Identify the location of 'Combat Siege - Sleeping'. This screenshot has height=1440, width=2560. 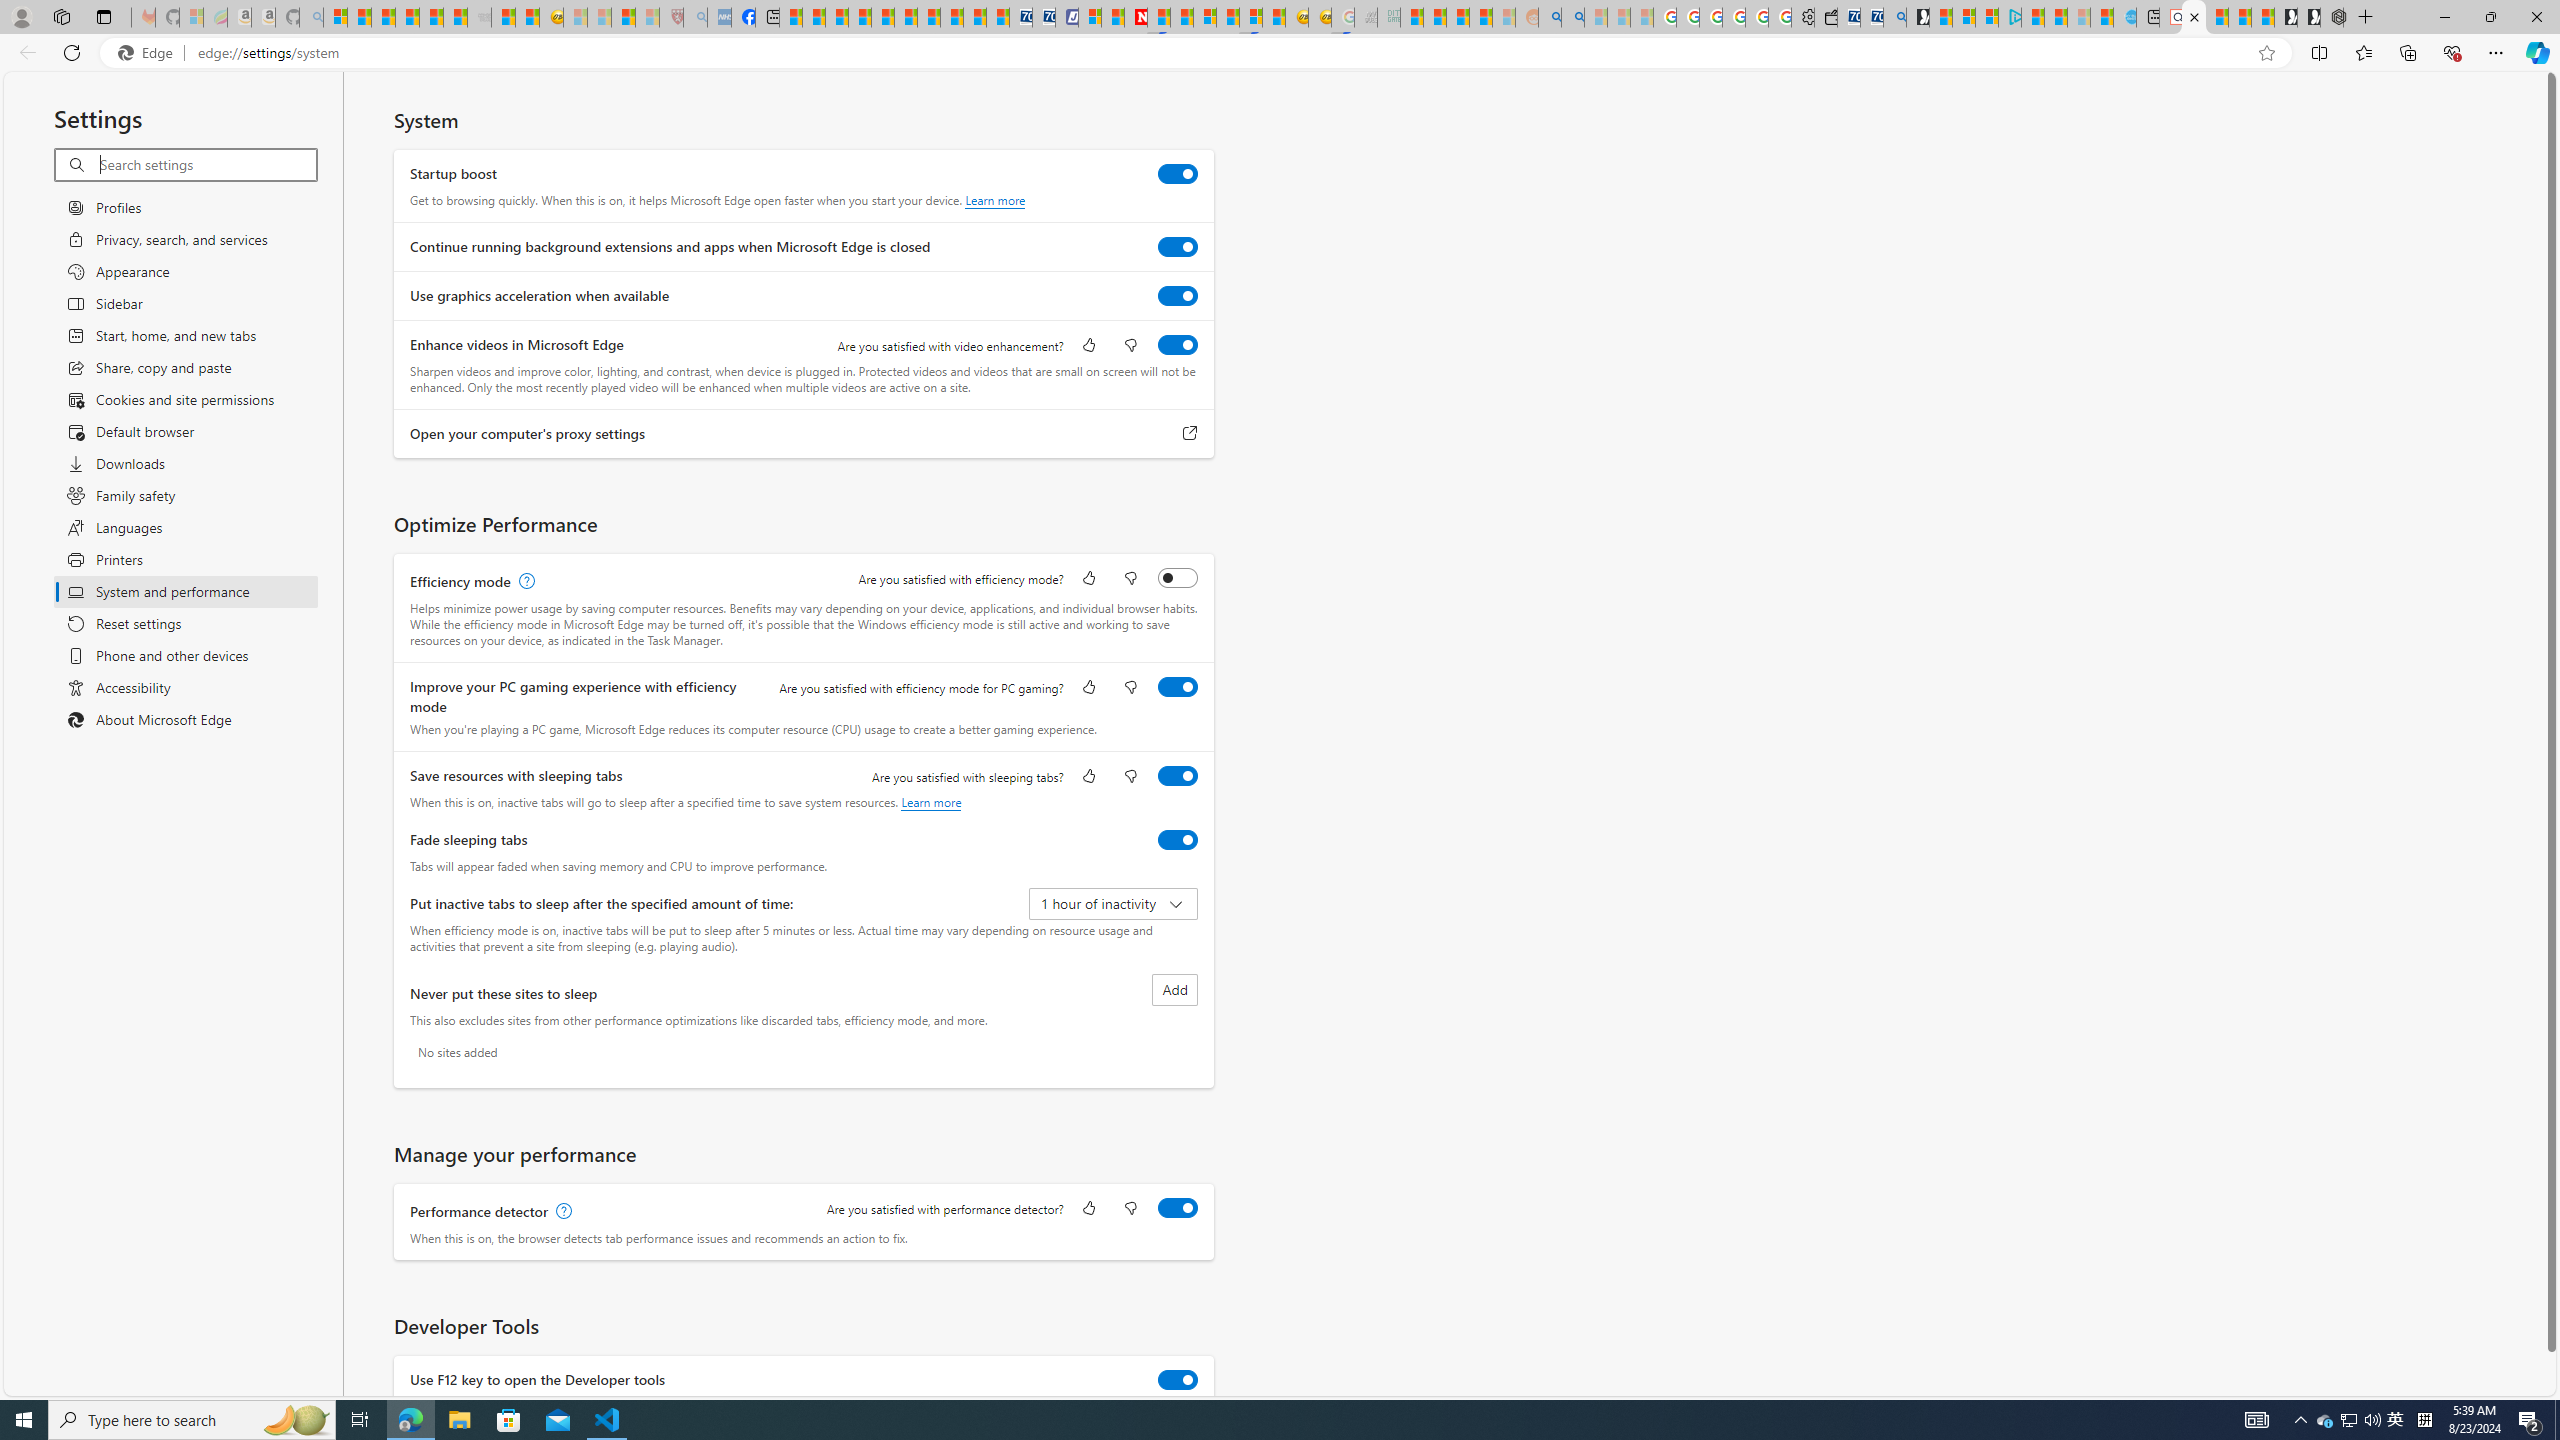
(477, 16).